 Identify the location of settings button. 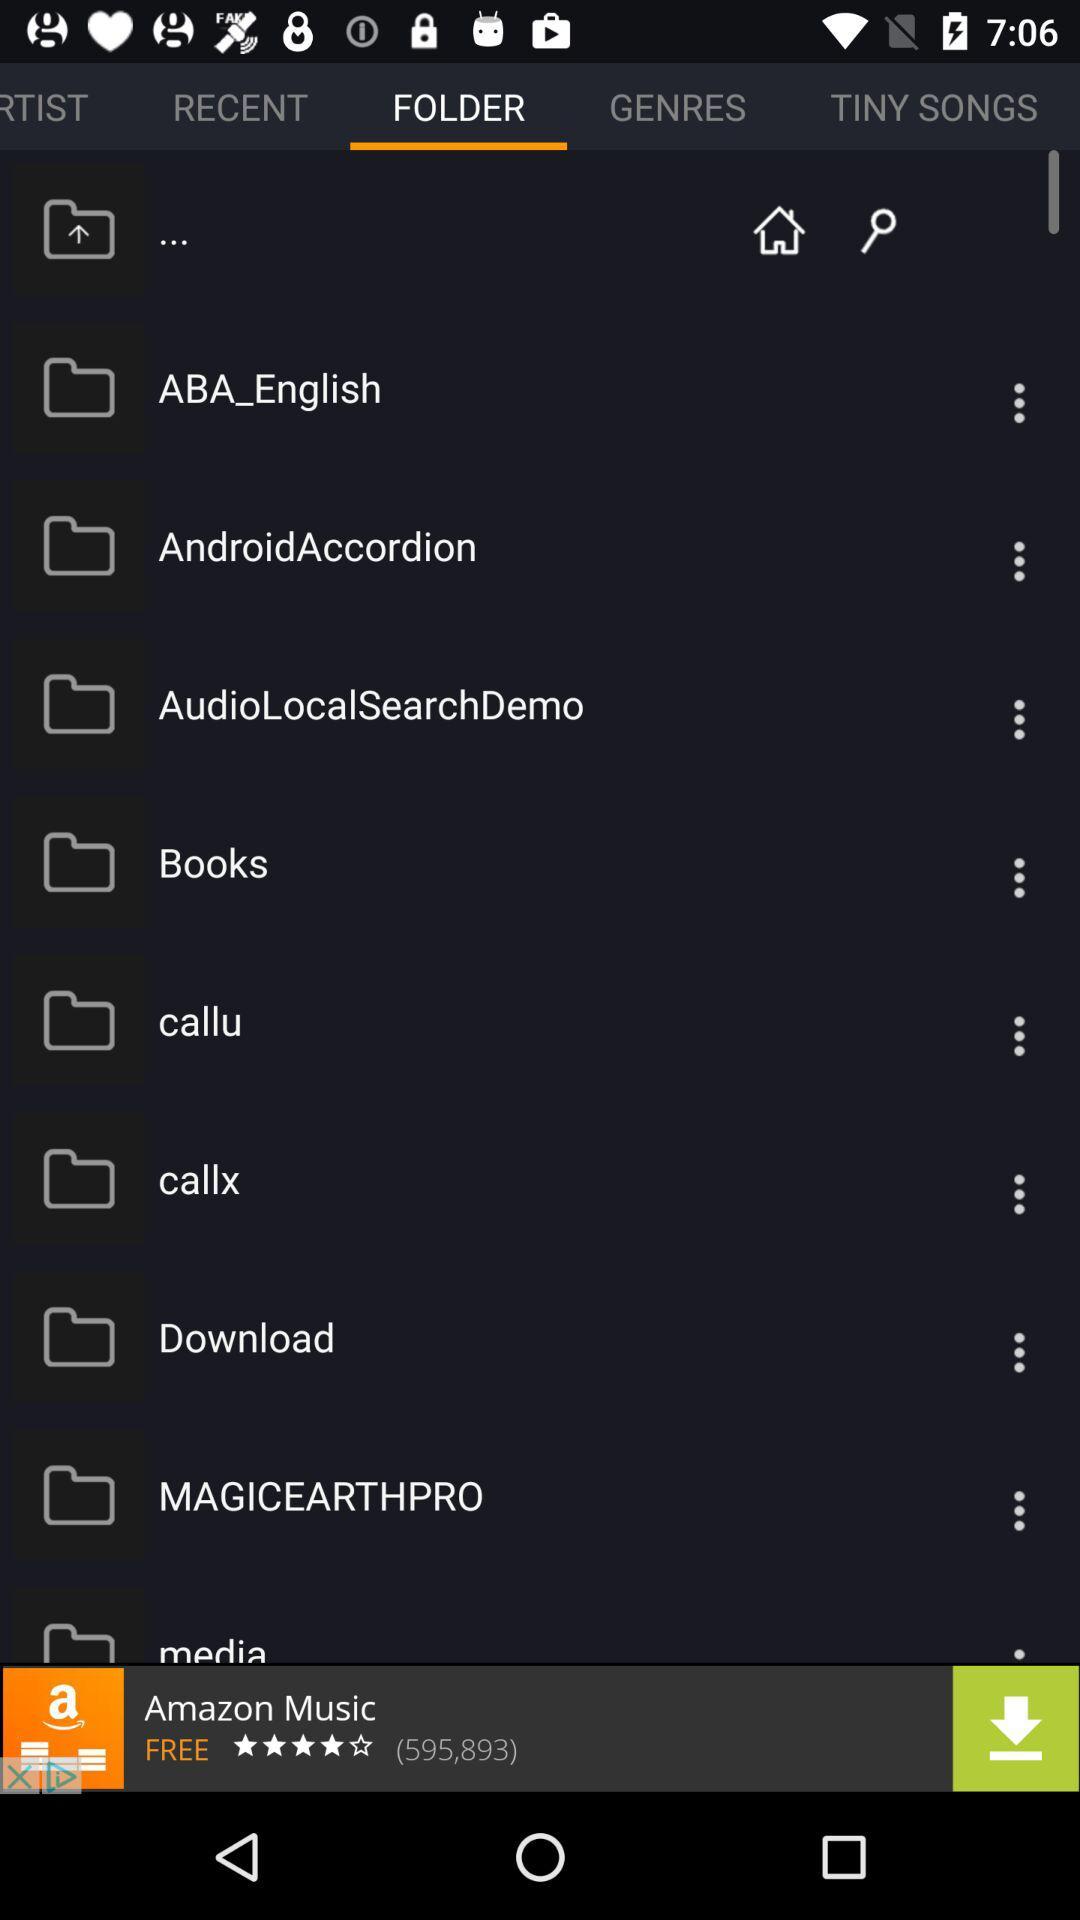
(978, 1336).